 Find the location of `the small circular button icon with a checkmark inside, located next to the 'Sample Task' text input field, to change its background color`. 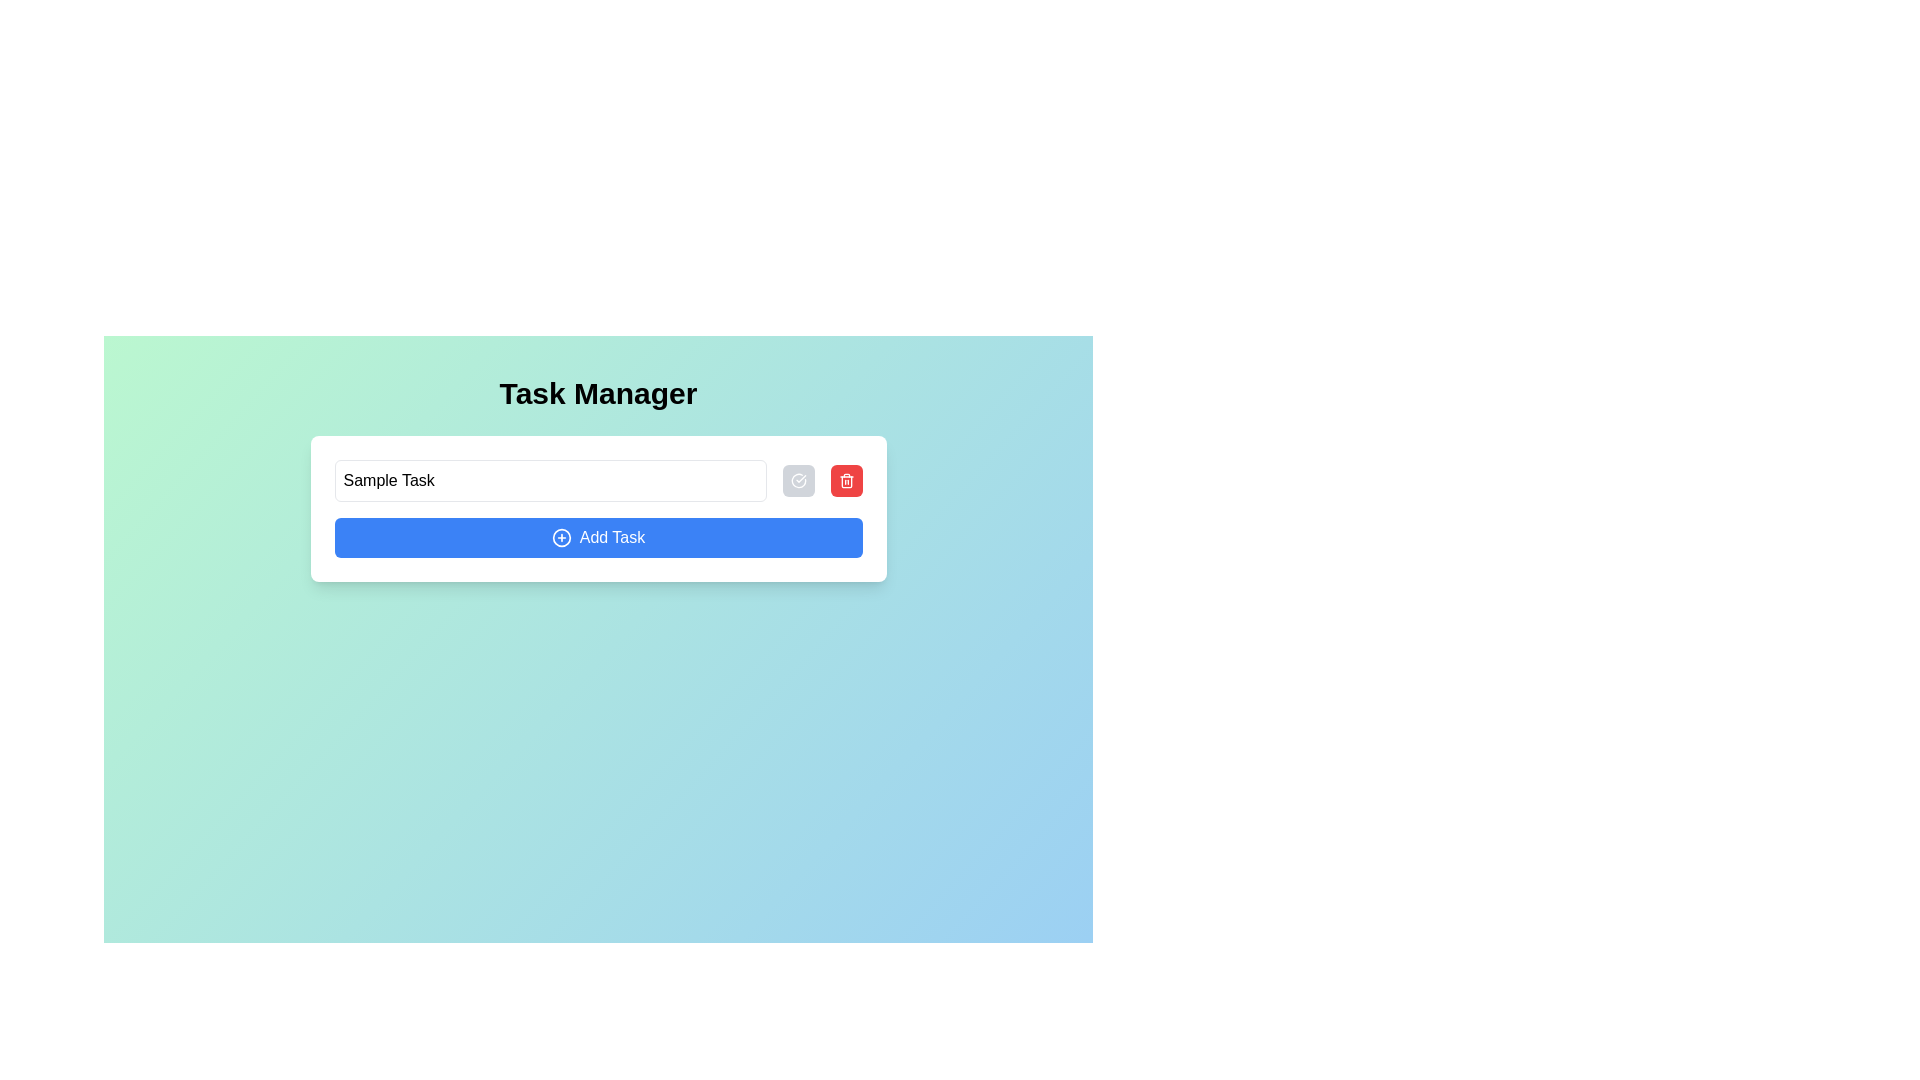

the small circular button icon with a checkmark inside, located next to the 'Sample Task' text input field, to change its background color is located at coordinates (797, 481).